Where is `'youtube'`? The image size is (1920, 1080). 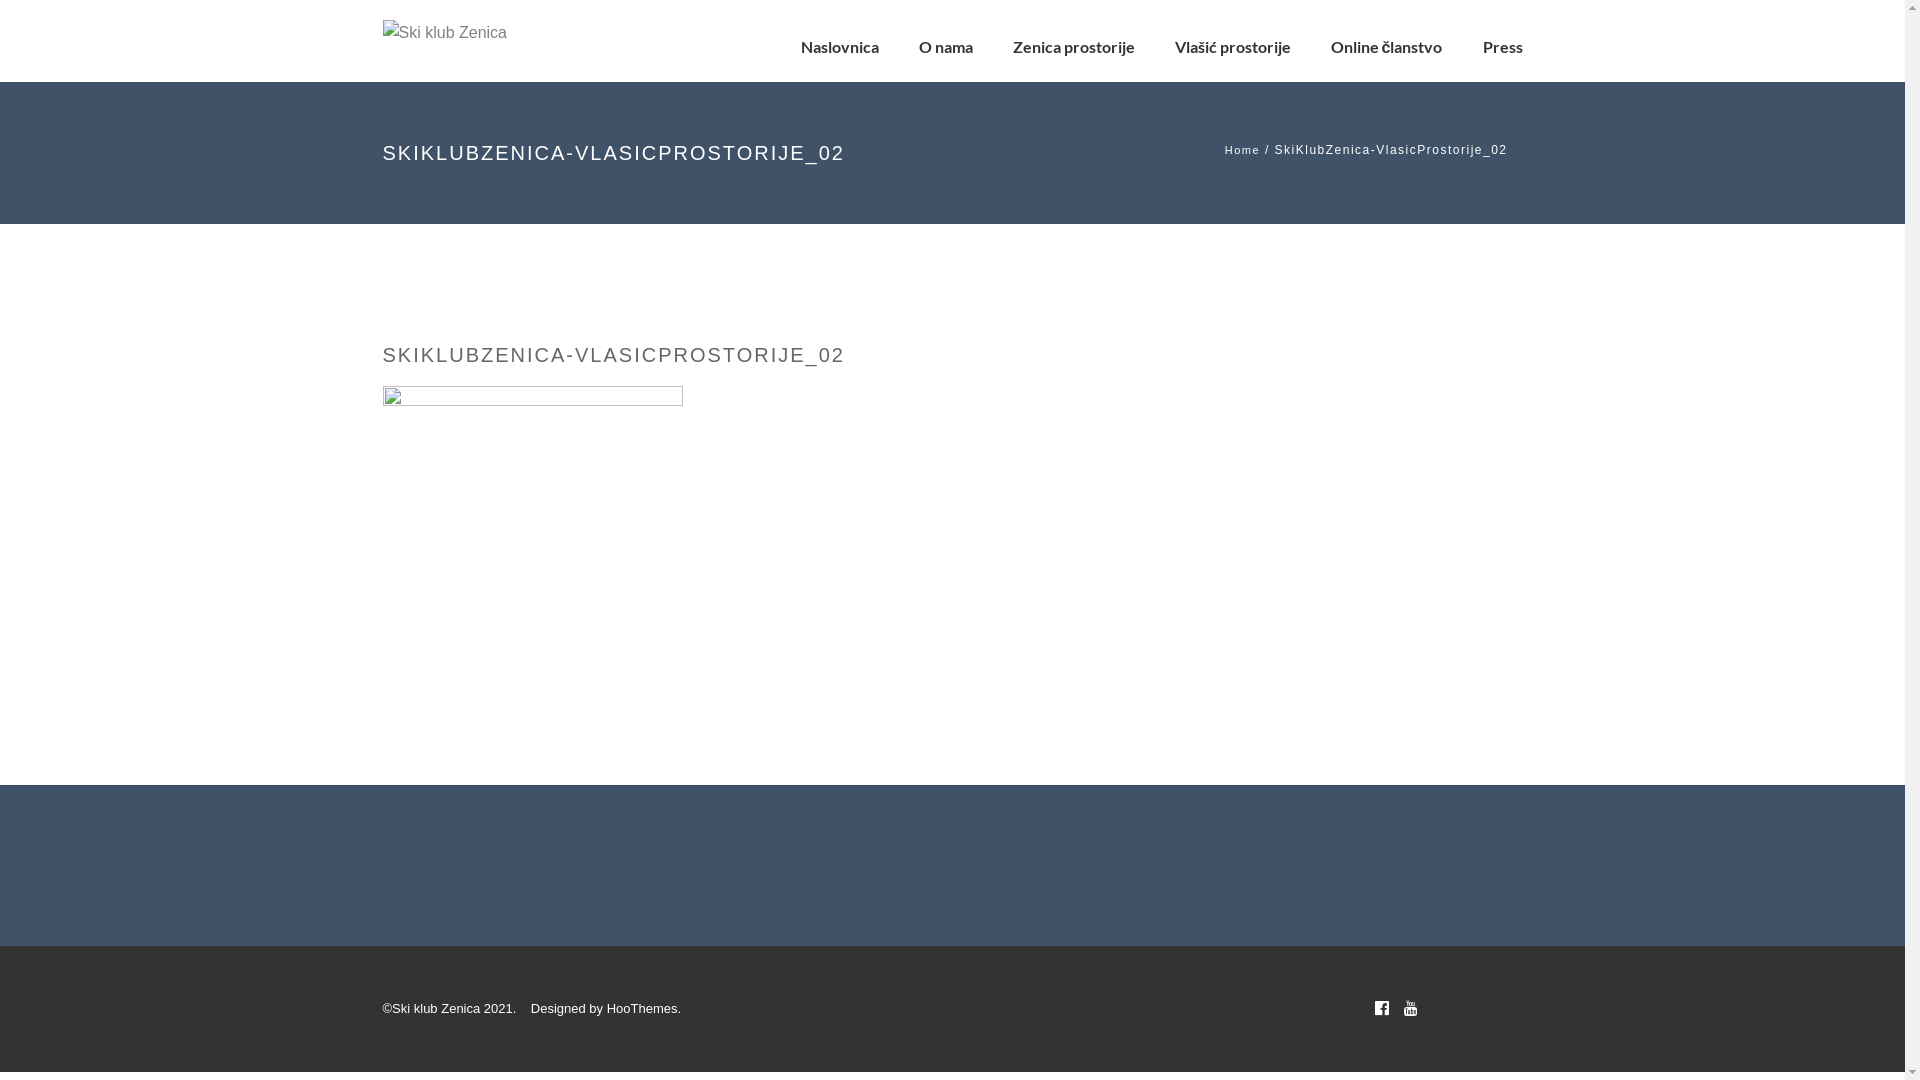
'youtube' is located at coordinates (1402, 1008).